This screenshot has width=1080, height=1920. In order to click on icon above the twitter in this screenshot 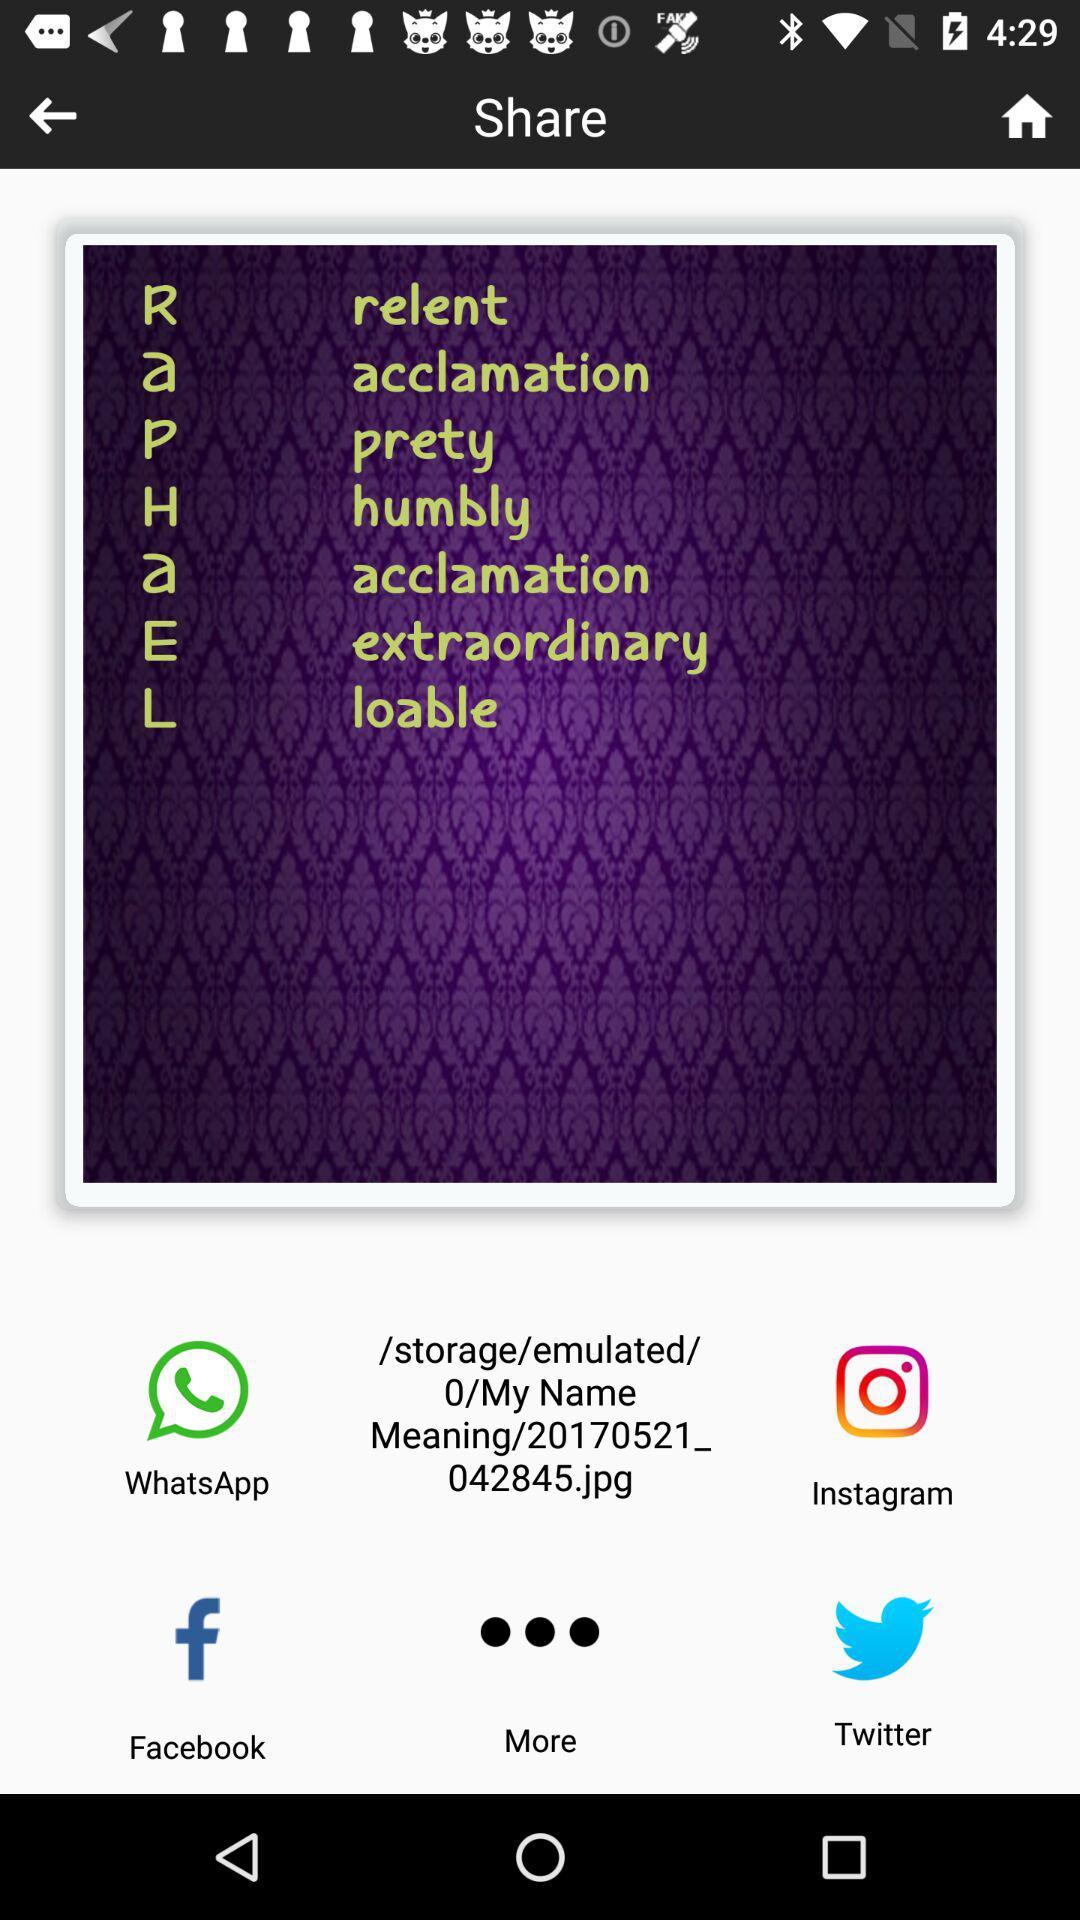, I will do `click(881, 1638)`.